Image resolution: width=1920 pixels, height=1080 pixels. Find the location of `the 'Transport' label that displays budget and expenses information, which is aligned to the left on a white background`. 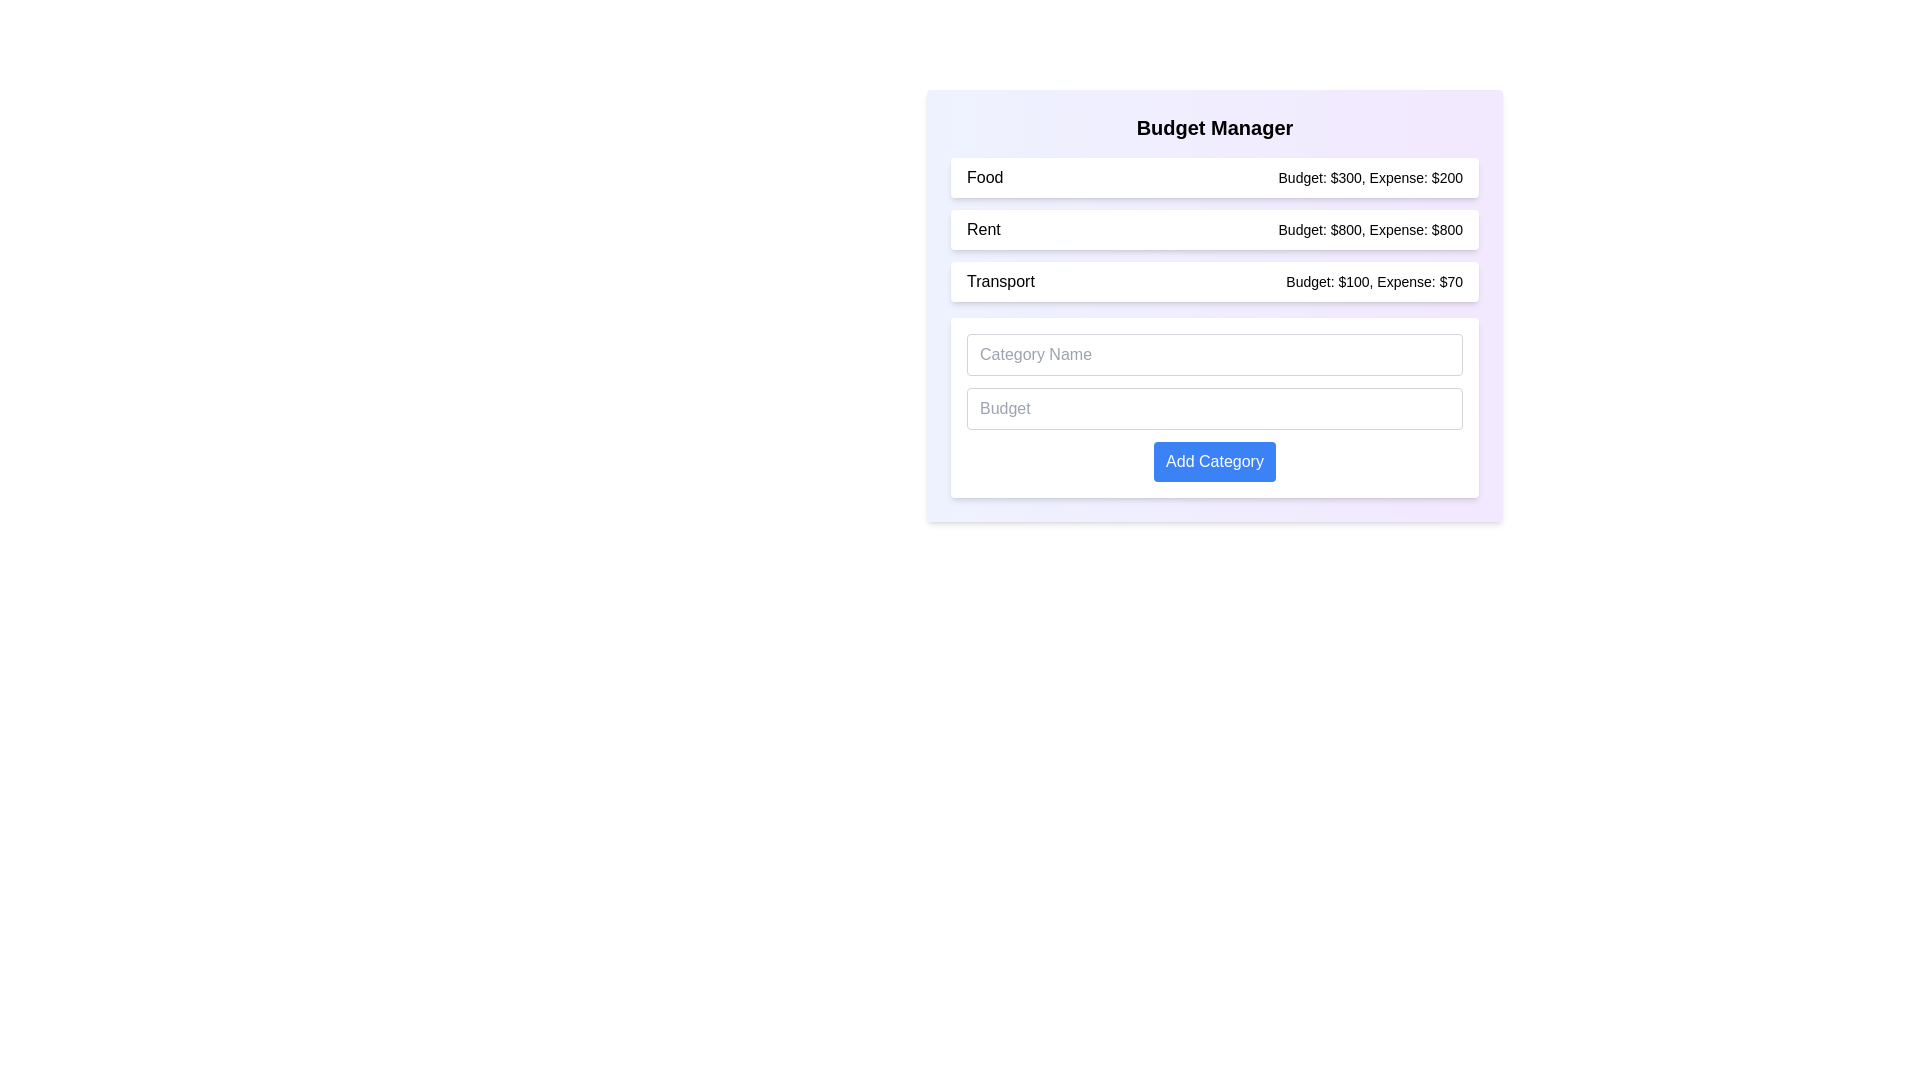

the 'Transport' label that displays budget and expenses information, which is aligned to the left on a white background is located at coordinates (1000, 281).